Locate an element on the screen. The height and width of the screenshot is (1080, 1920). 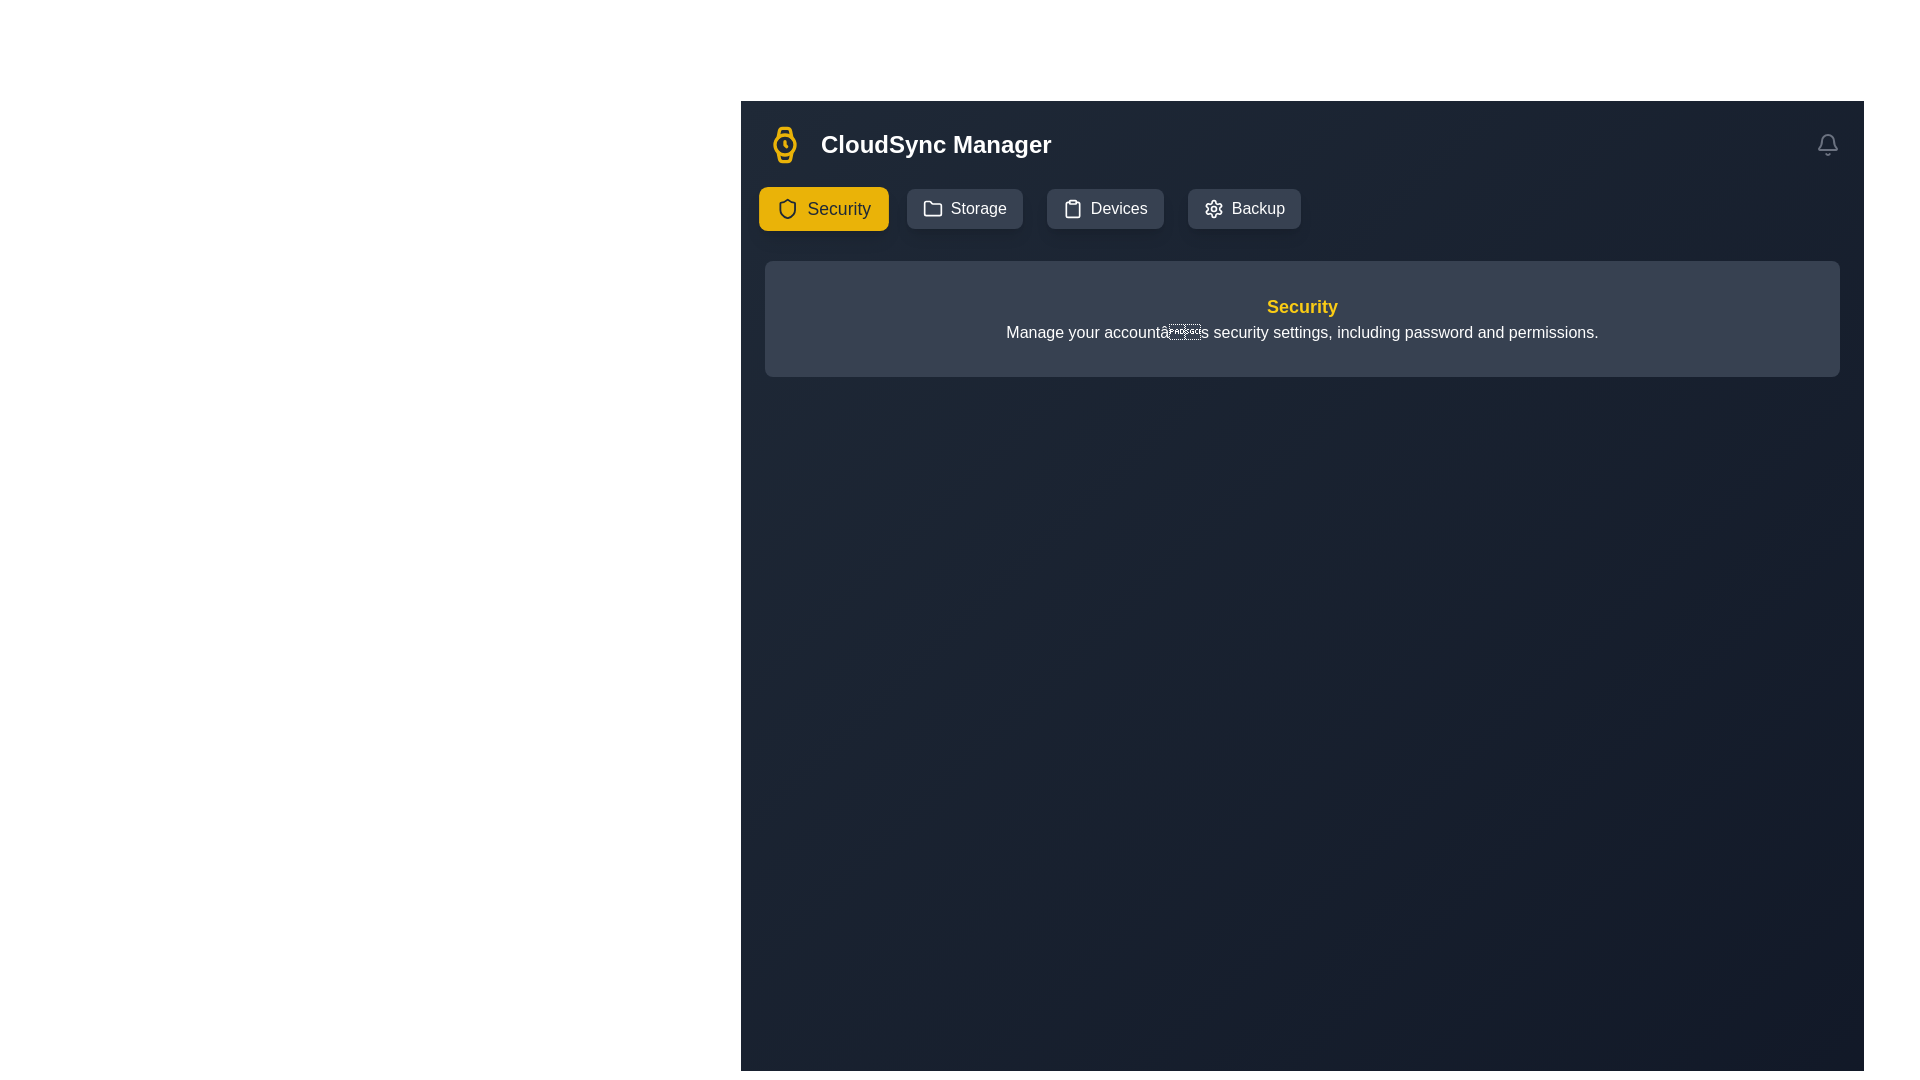
the 'Backup' button with a dark gray background and white text is located at coordinates (1243, 208).